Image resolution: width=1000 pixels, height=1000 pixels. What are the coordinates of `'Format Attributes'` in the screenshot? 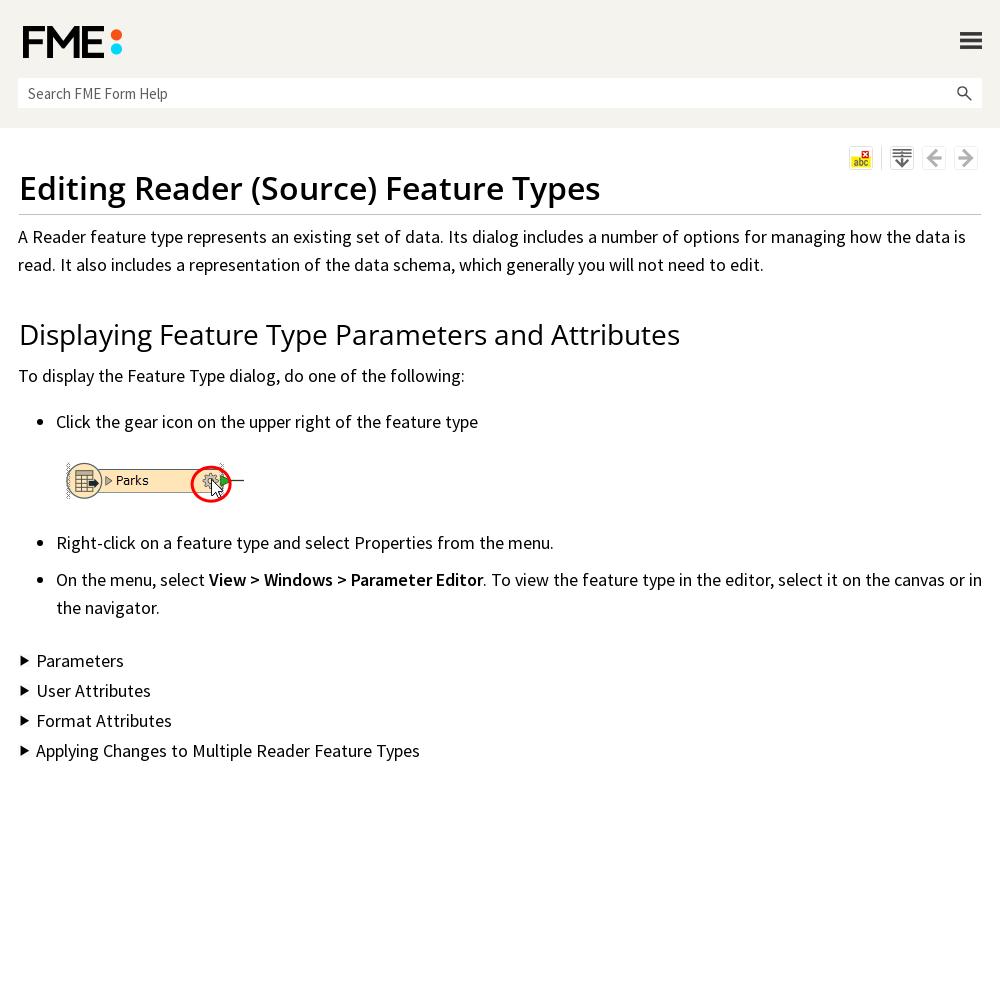 It's located at (103, 719).